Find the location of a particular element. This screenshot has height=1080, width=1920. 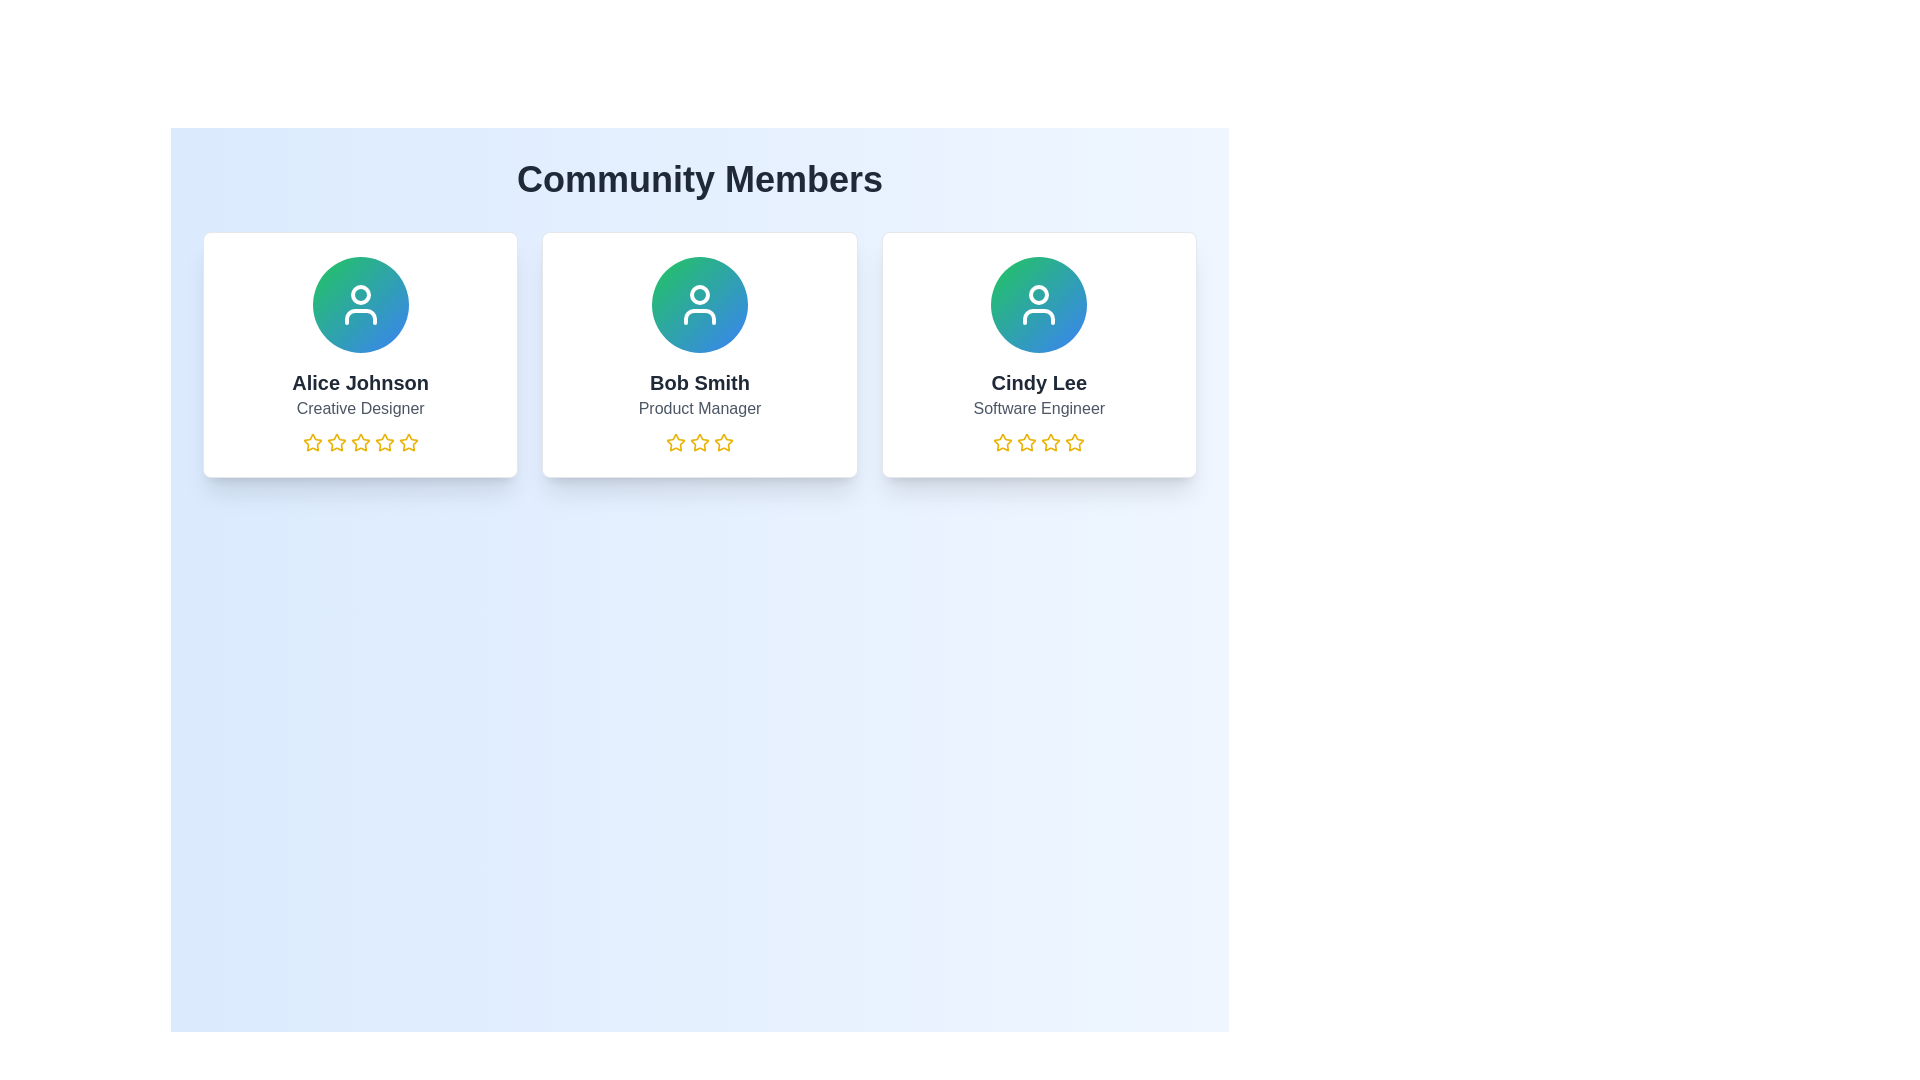

the lower portion of the user icon represented by a semicircle or arc in the SVG located at the top-center of the card for 'Bob Smith' is located at coordinates (700, 315).